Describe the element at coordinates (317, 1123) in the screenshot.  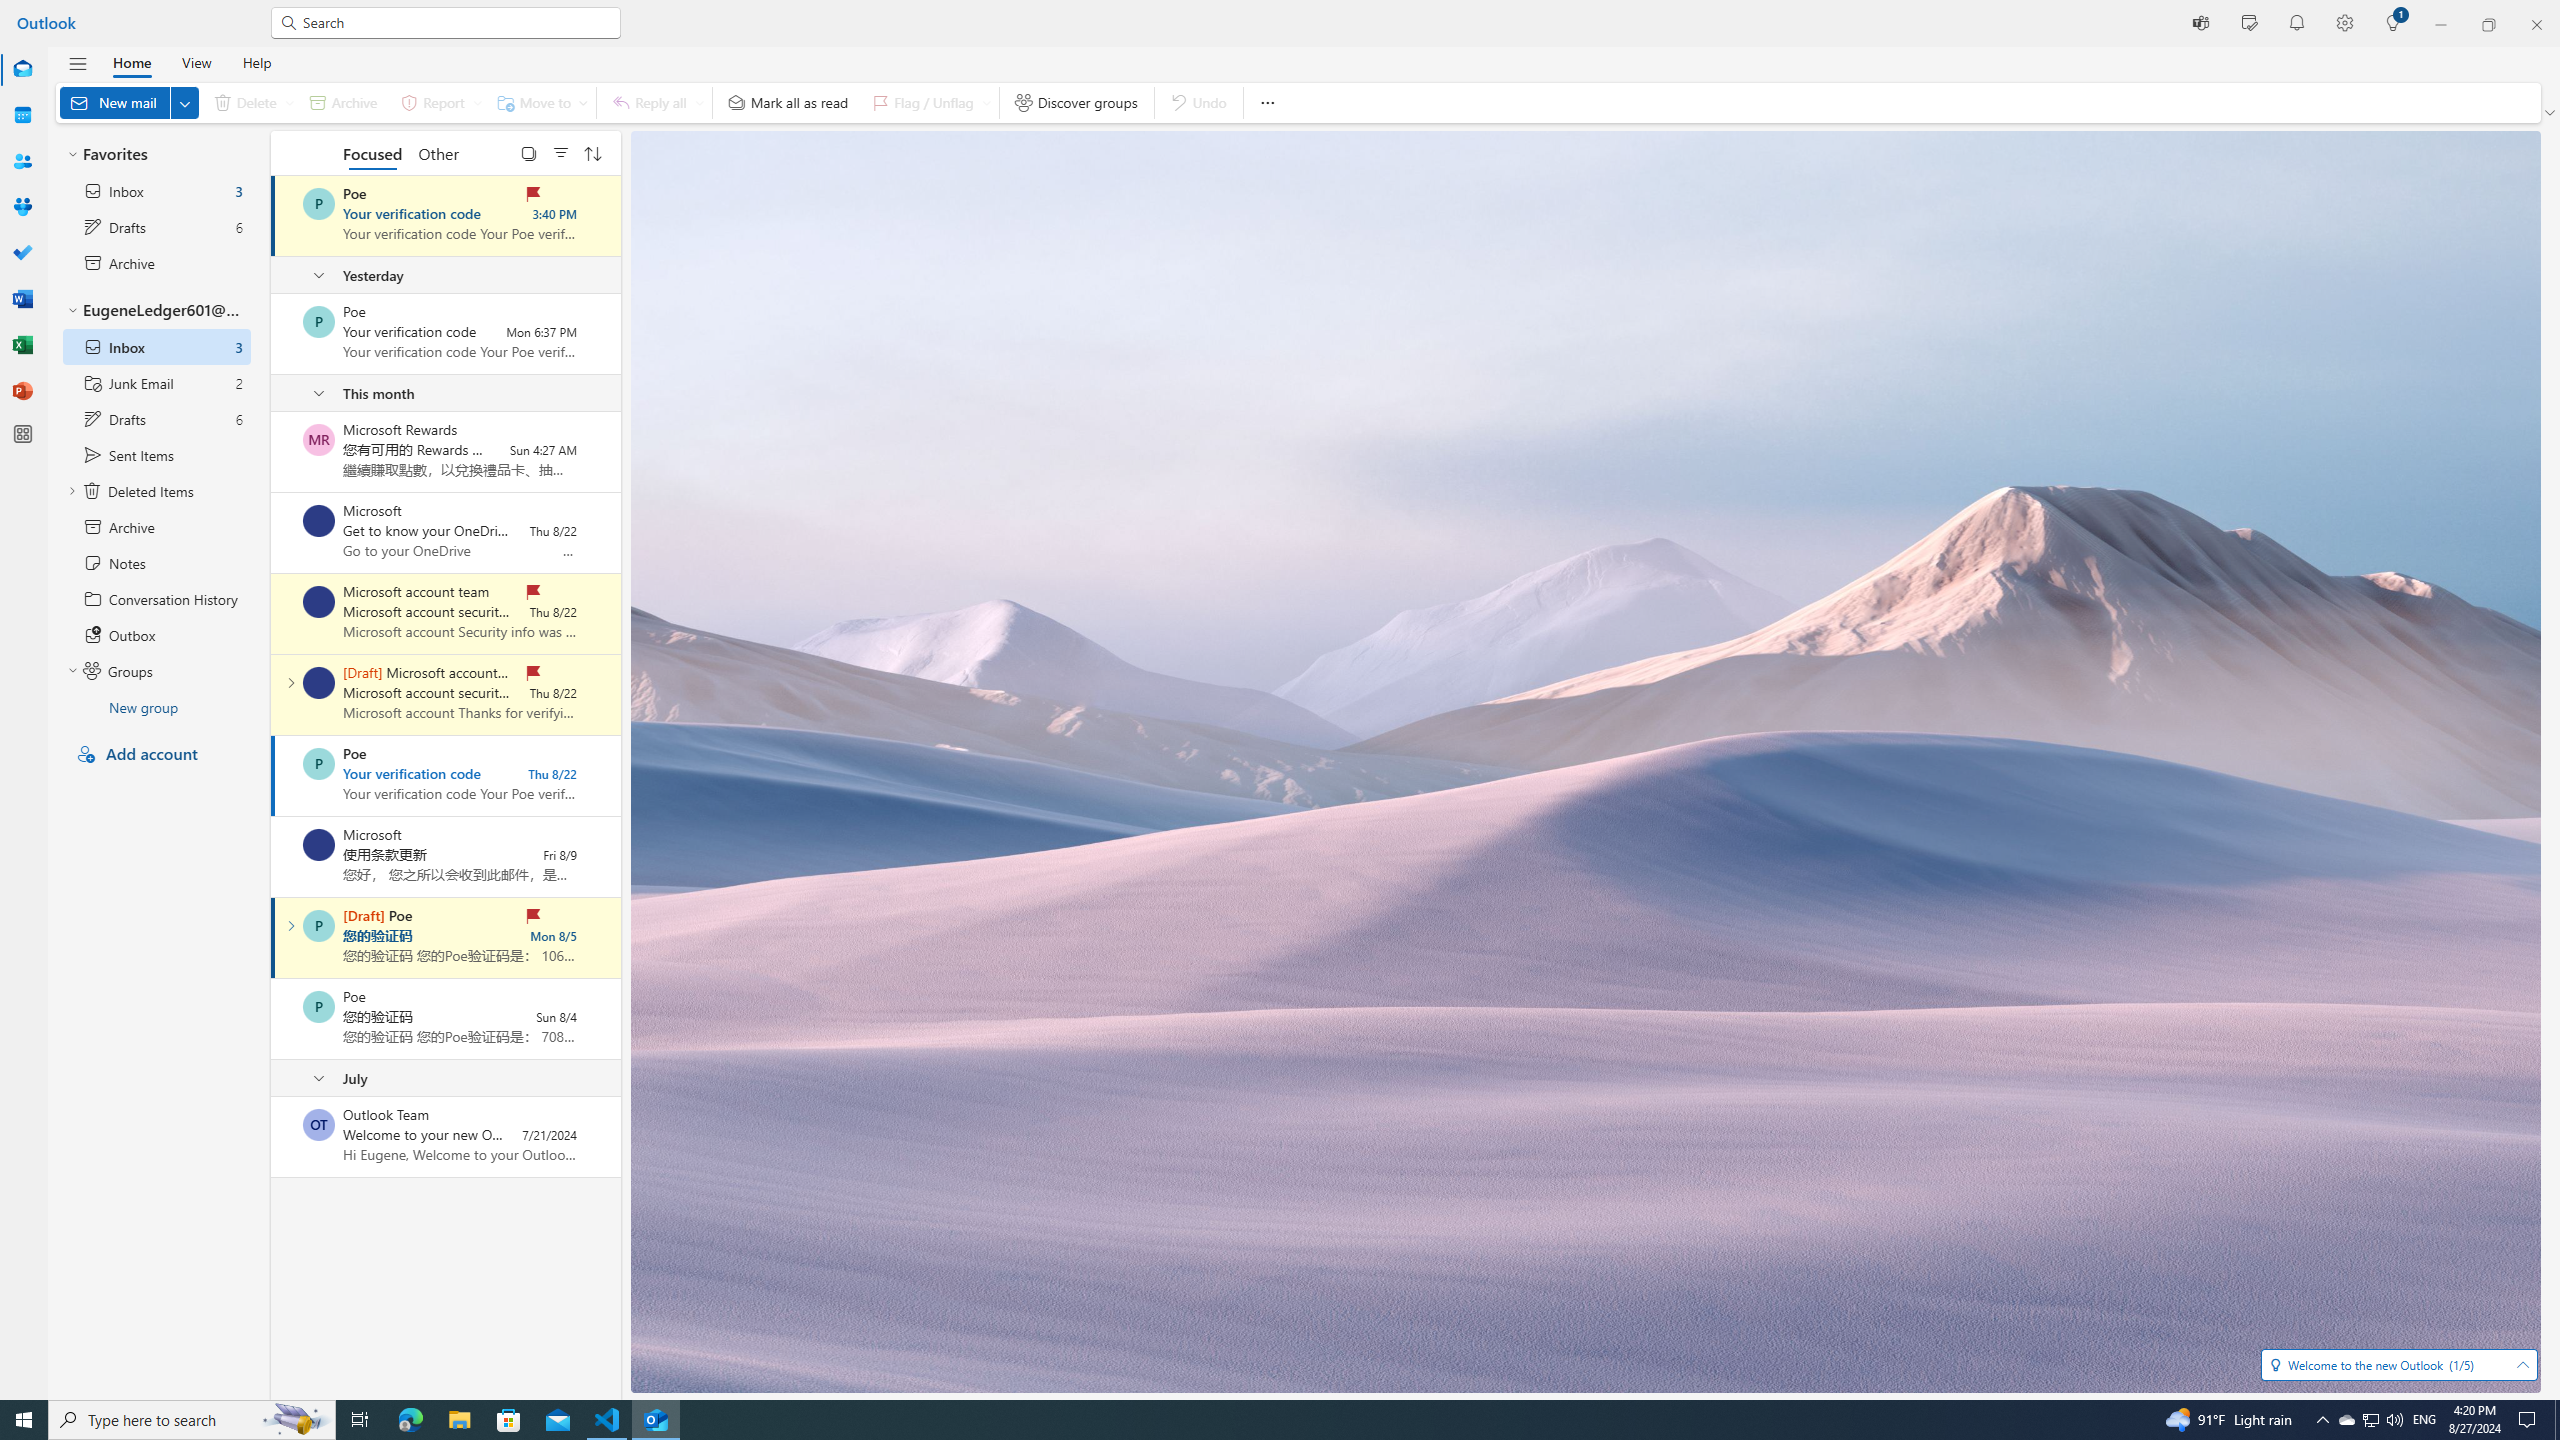
I see `'Select a conversation'` at that location.